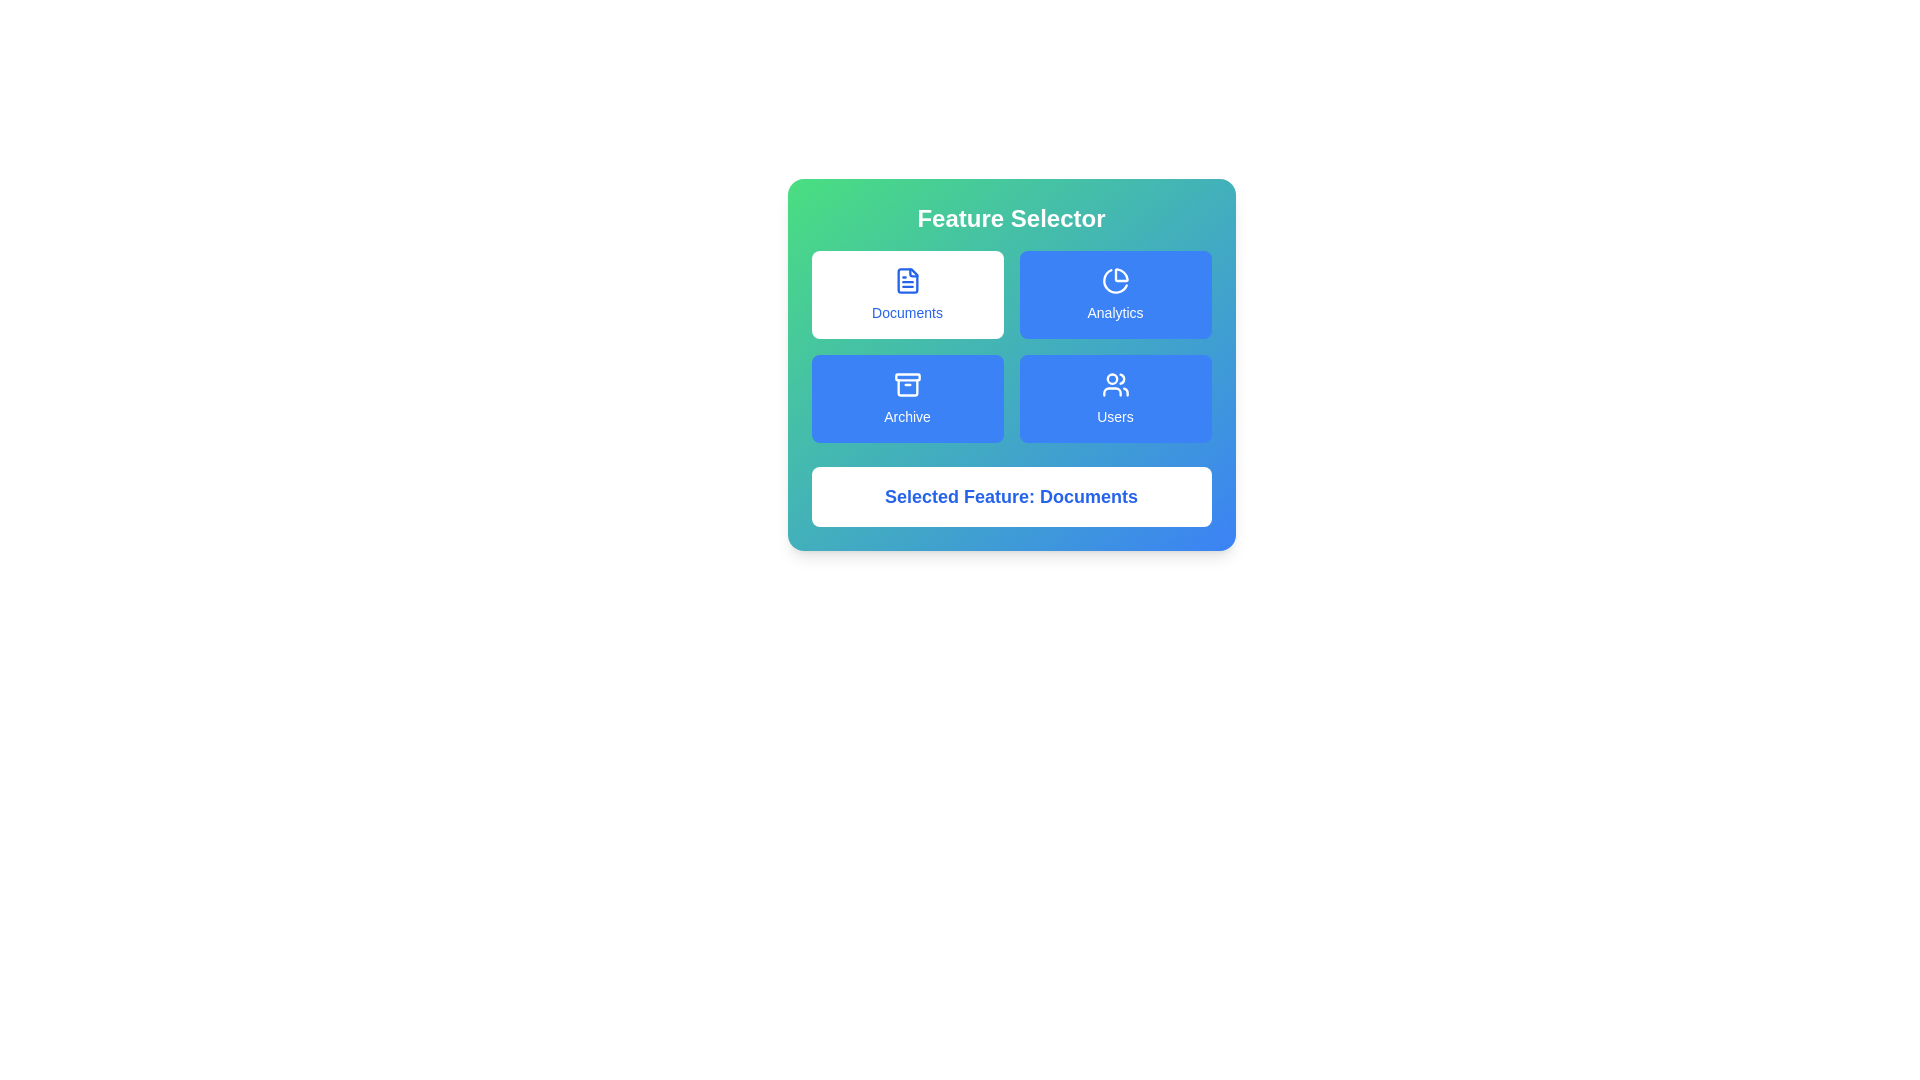 This screenshot has height=1080, width=1920. I want to click on the archive icon, which symbolizes the functionality of saving or archiving data, located, so click(906, 387).